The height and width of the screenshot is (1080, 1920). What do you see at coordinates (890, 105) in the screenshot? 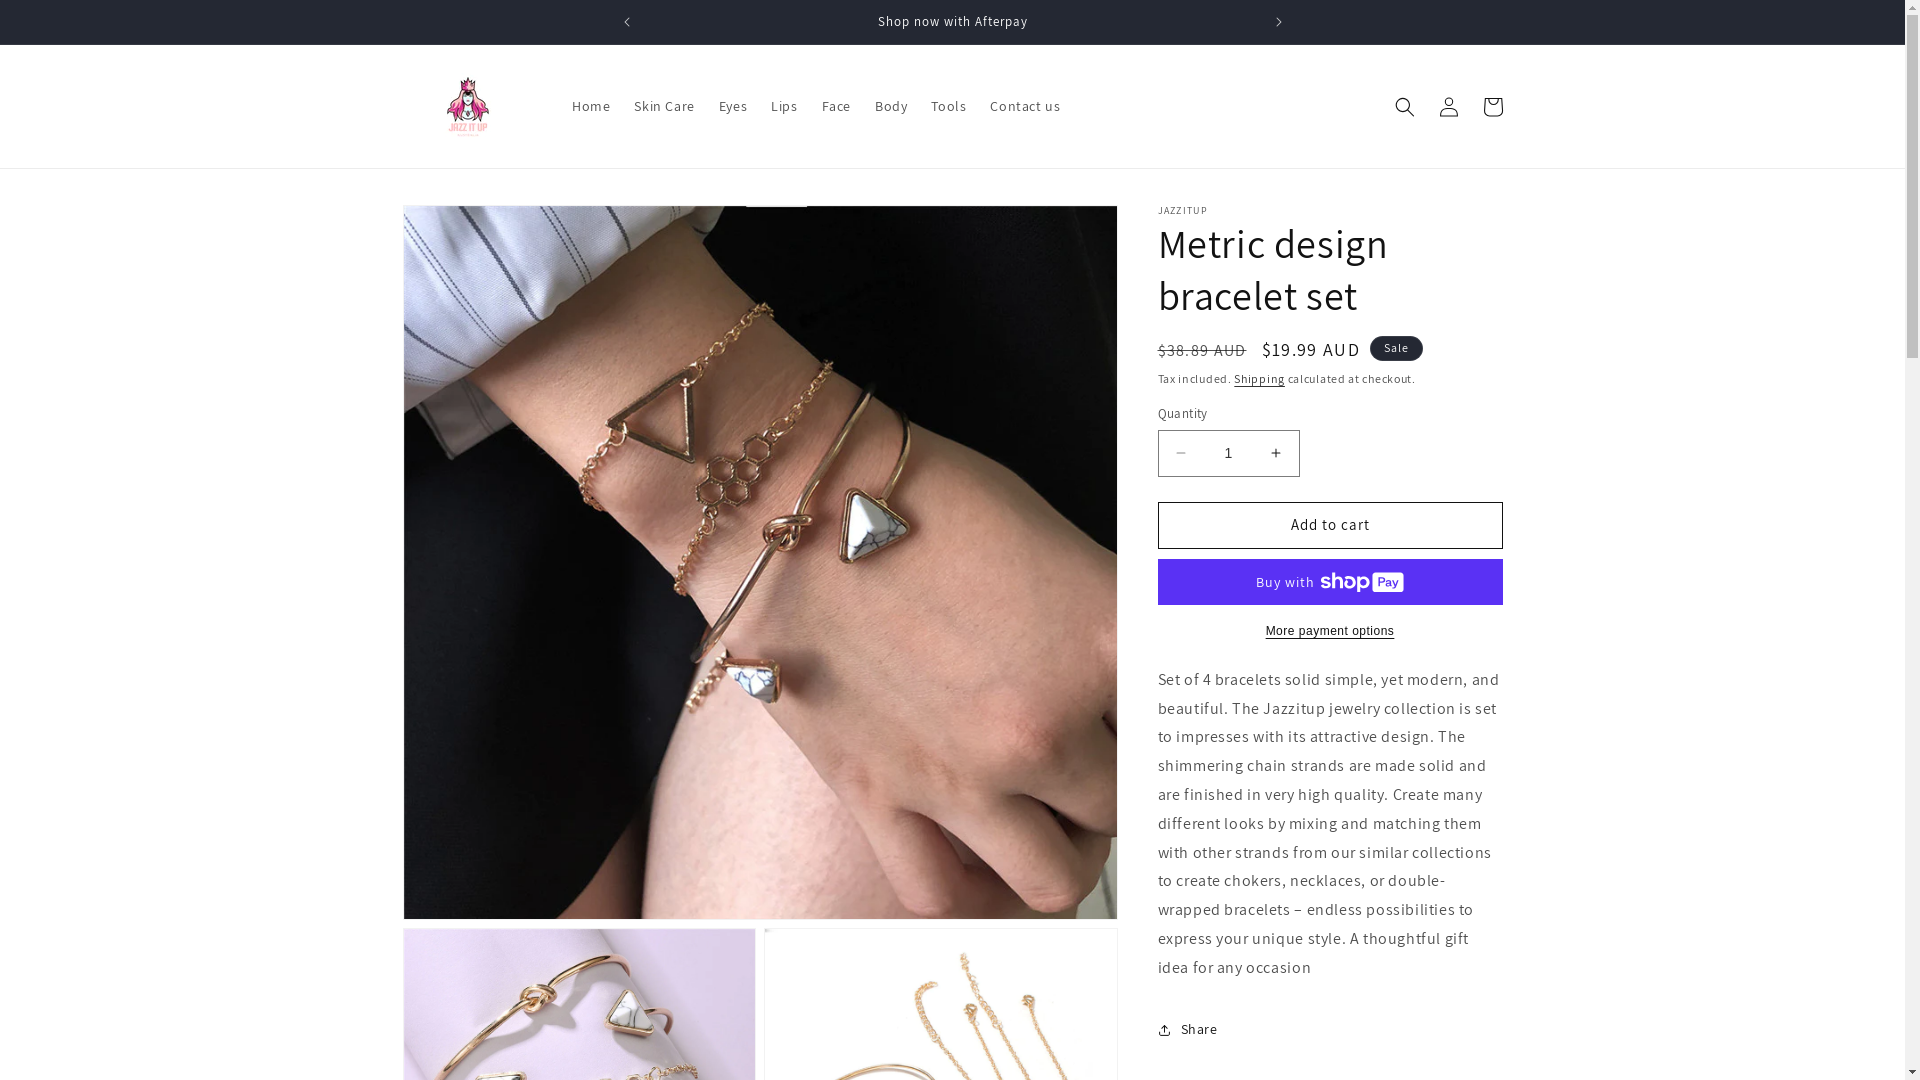
I see `'Body'` at bounding box center [890, 105].